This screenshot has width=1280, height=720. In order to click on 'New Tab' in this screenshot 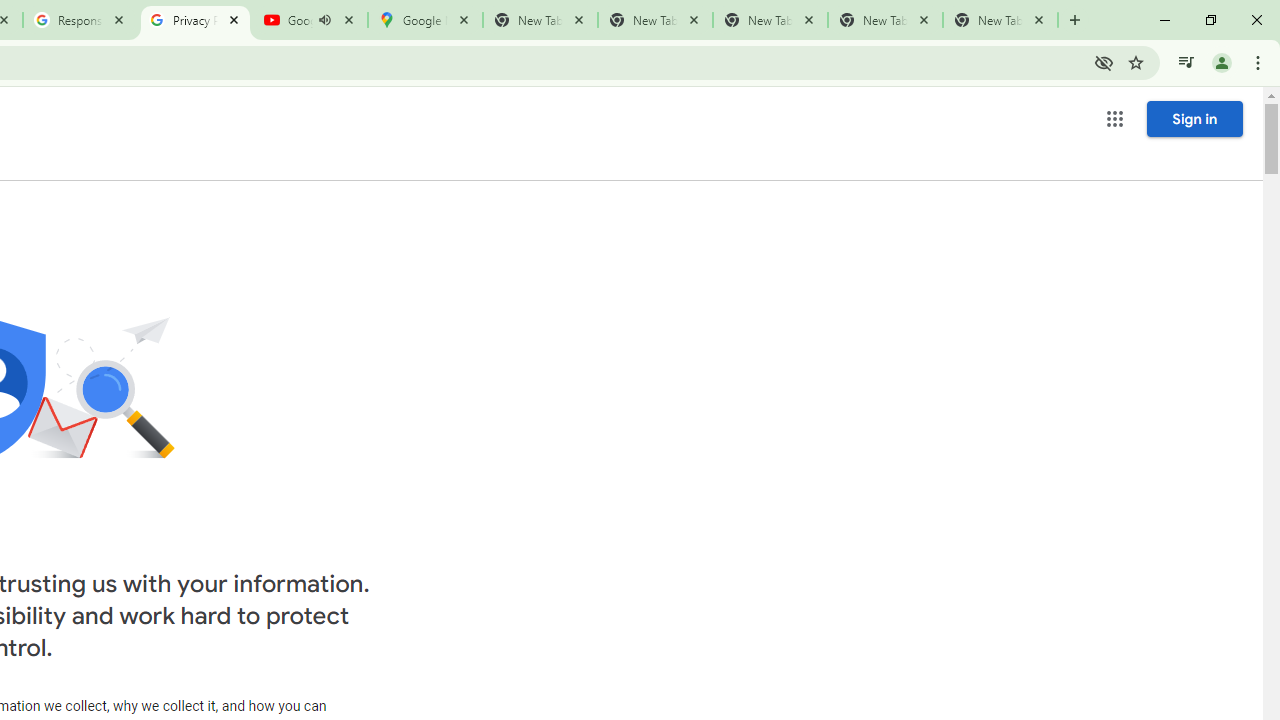, I will do `click(1000, 20)`.